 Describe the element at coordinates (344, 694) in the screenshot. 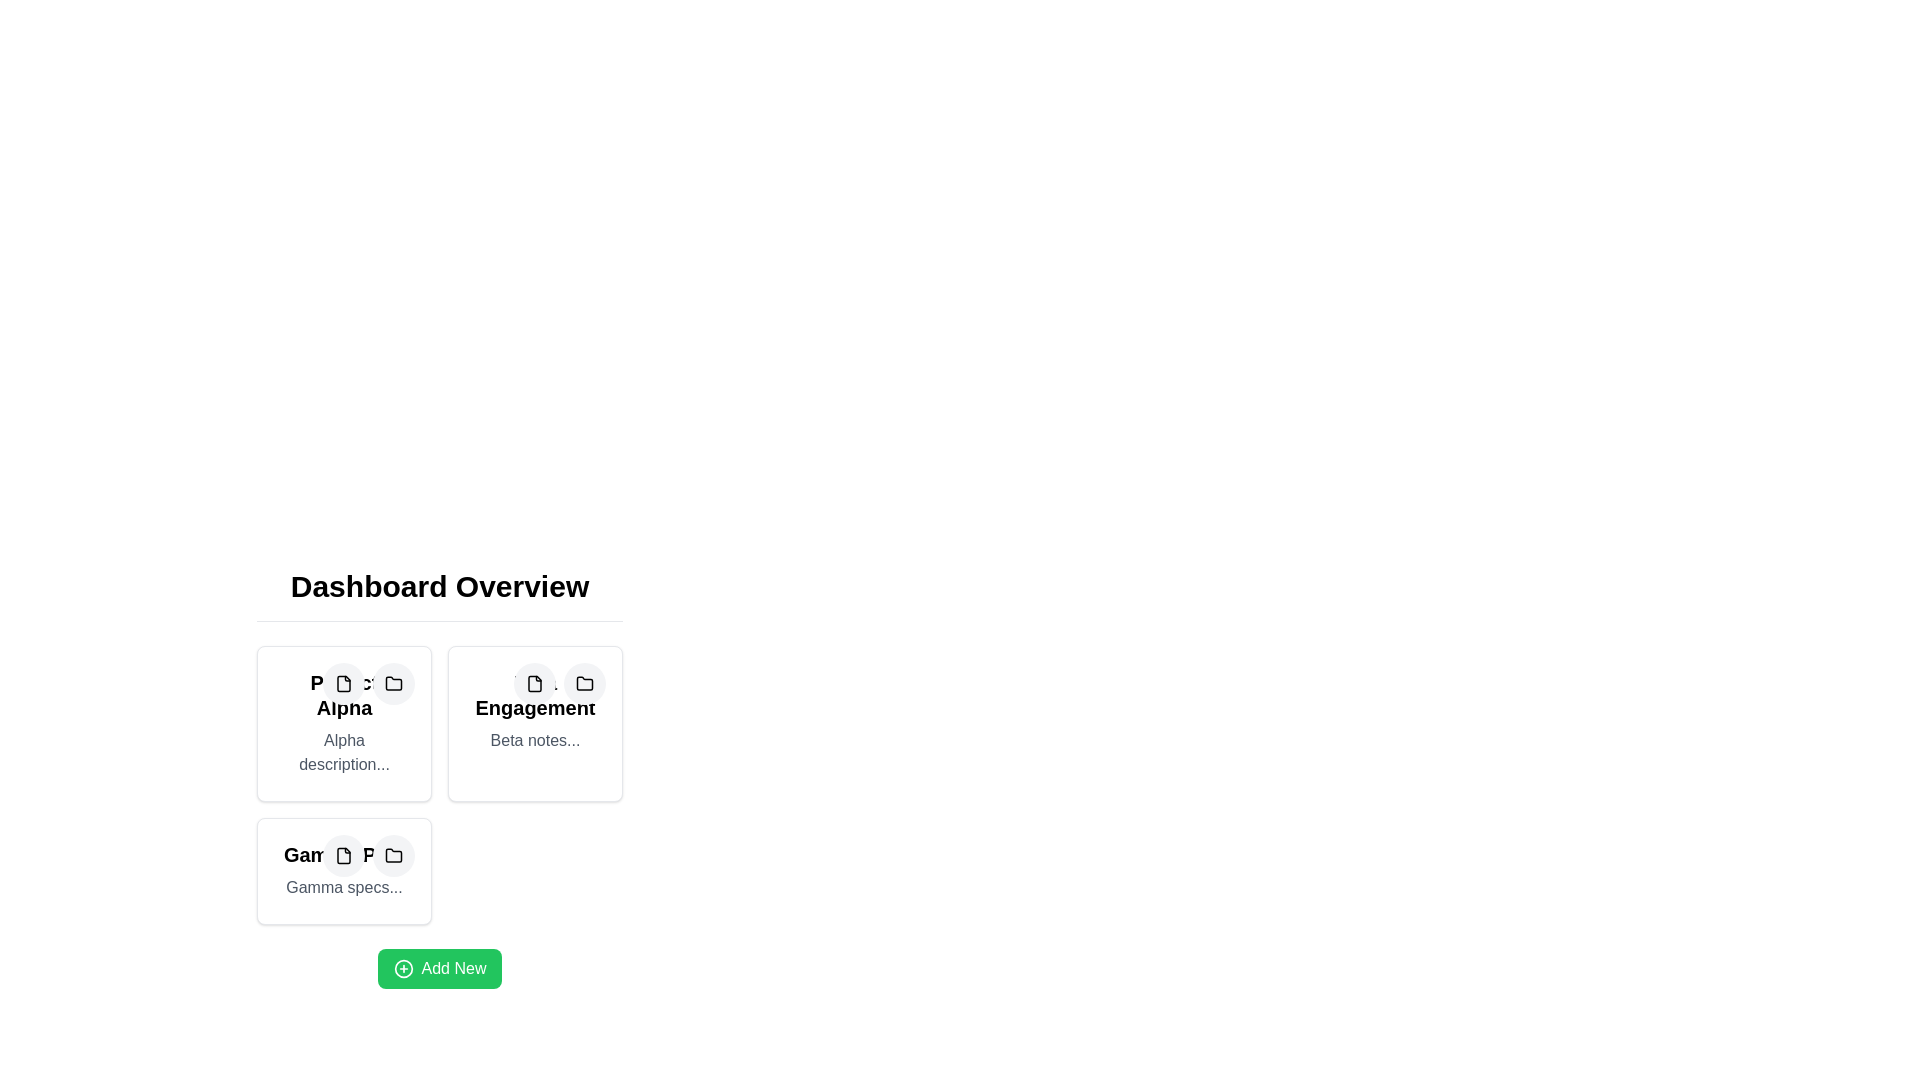

I see `the Static Text Label that serves as the project title in the first box of the grid on the dashboard overview, located just below the actionable icons` at that location.